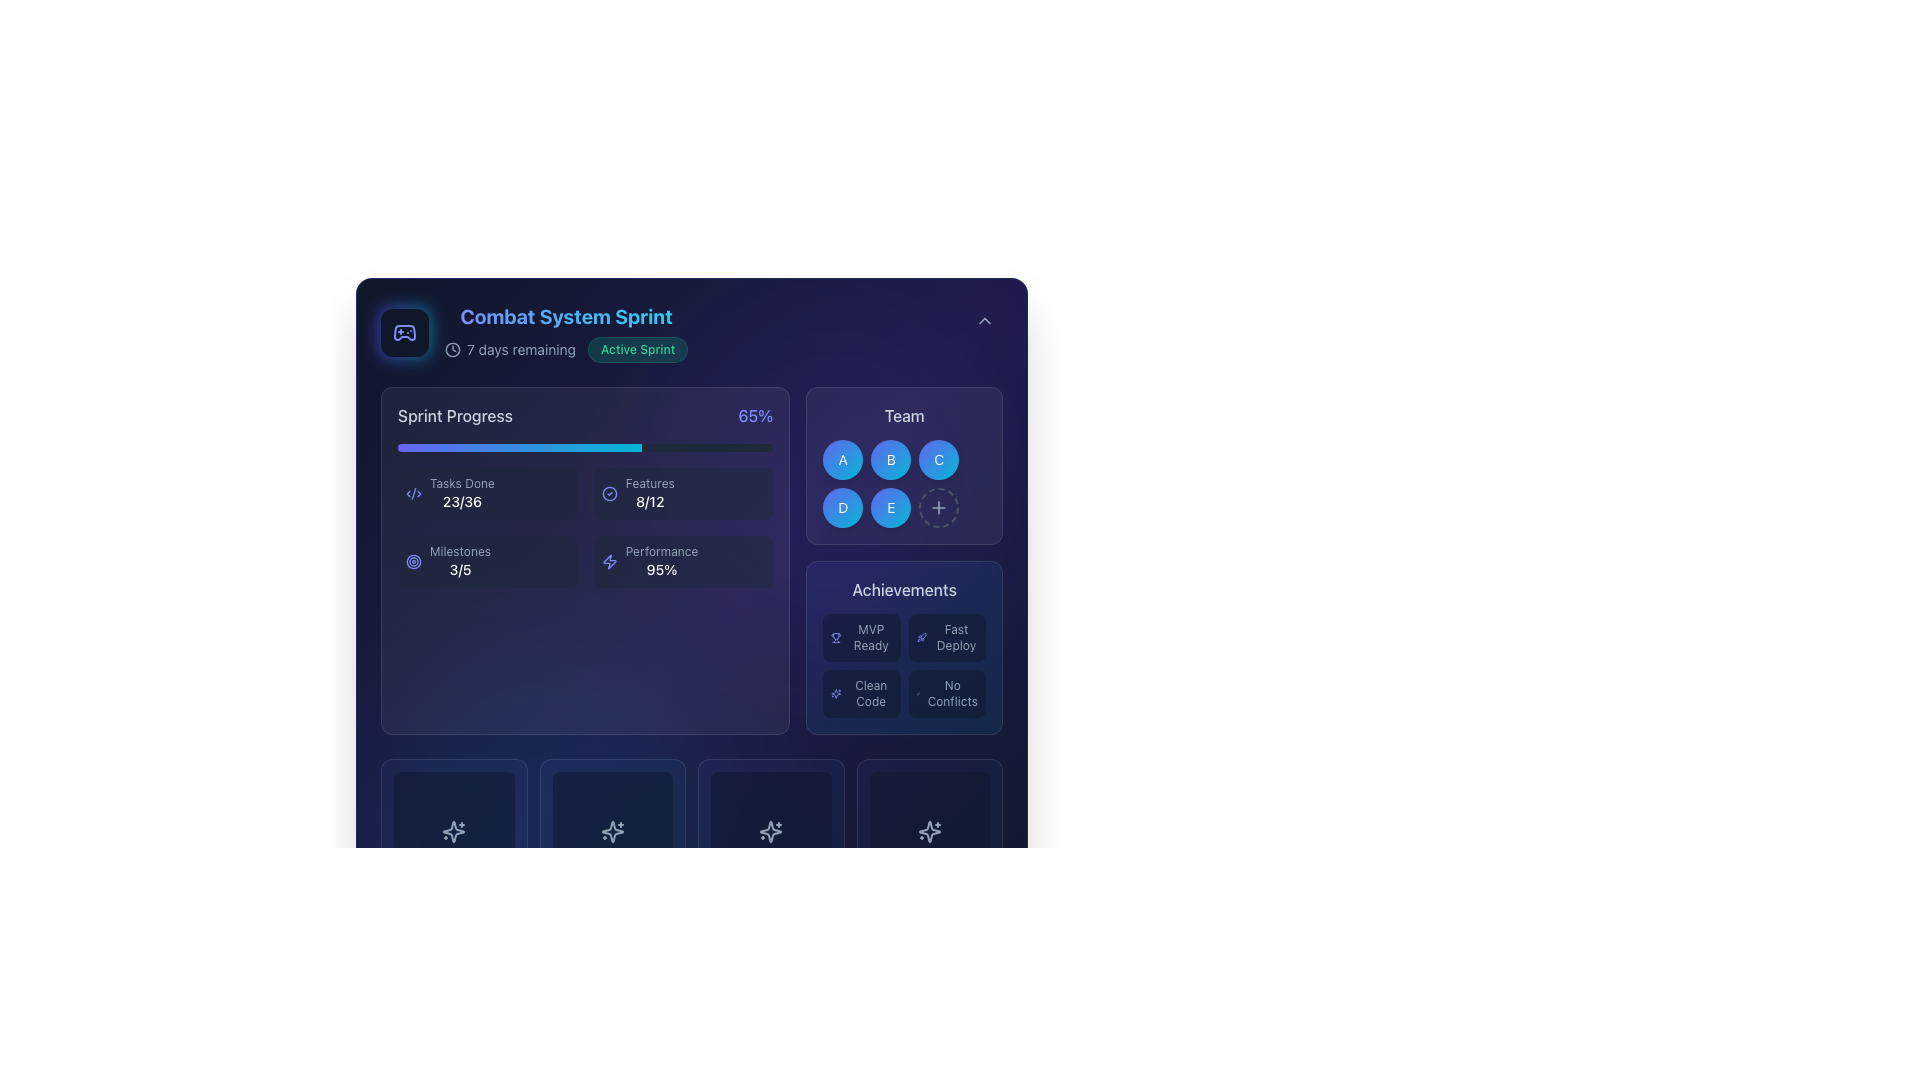 This screenshot has width=1920, height=1080. Describe the element at coordinates (584, 446) in the screenshot. I see `the horizontal progress bar located in the 'Sprint Progress' section` at that location.